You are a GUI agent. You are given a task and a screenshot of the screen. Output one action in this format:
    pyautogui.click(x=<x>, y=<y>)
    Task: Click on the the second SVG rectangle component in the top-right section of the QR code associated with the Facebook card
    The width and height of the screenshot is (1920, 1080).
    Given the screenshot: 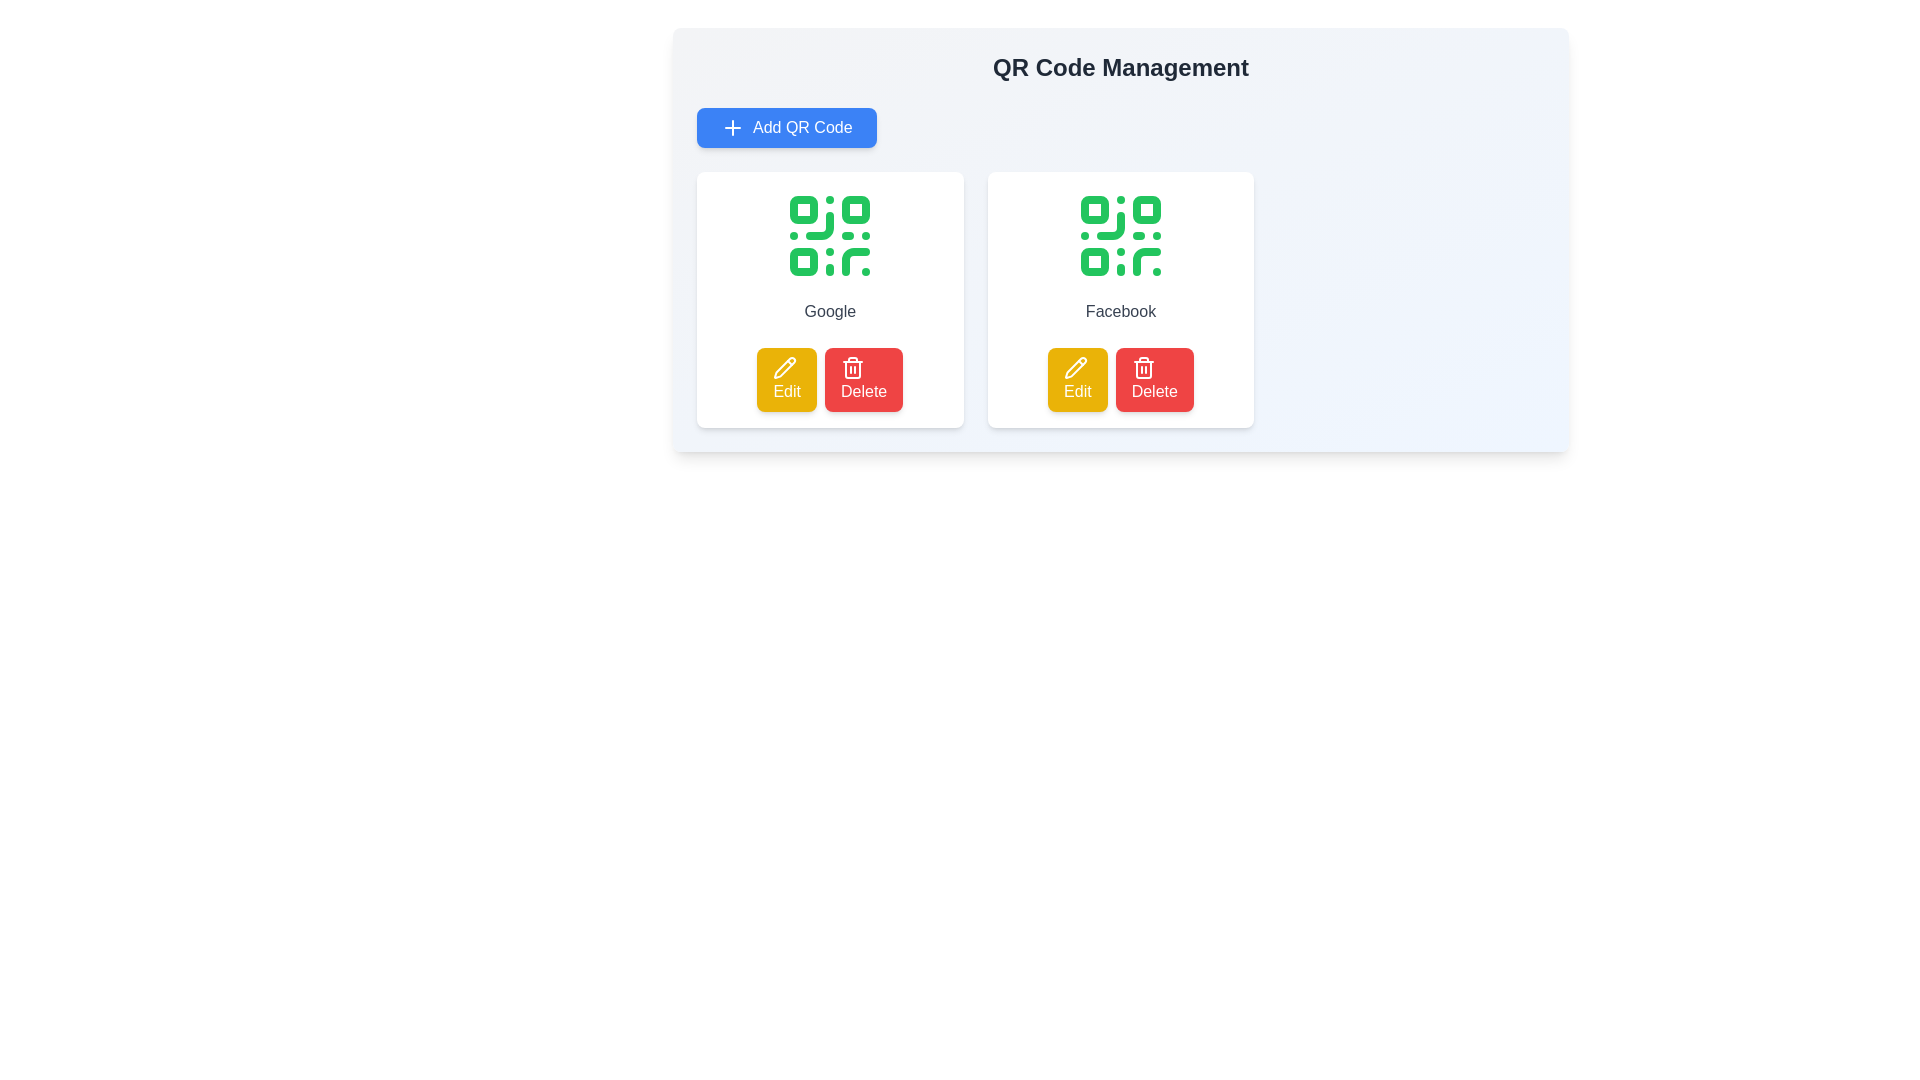 What is the action you would take?
    pyautogui.click(x=1147, y=209)
    